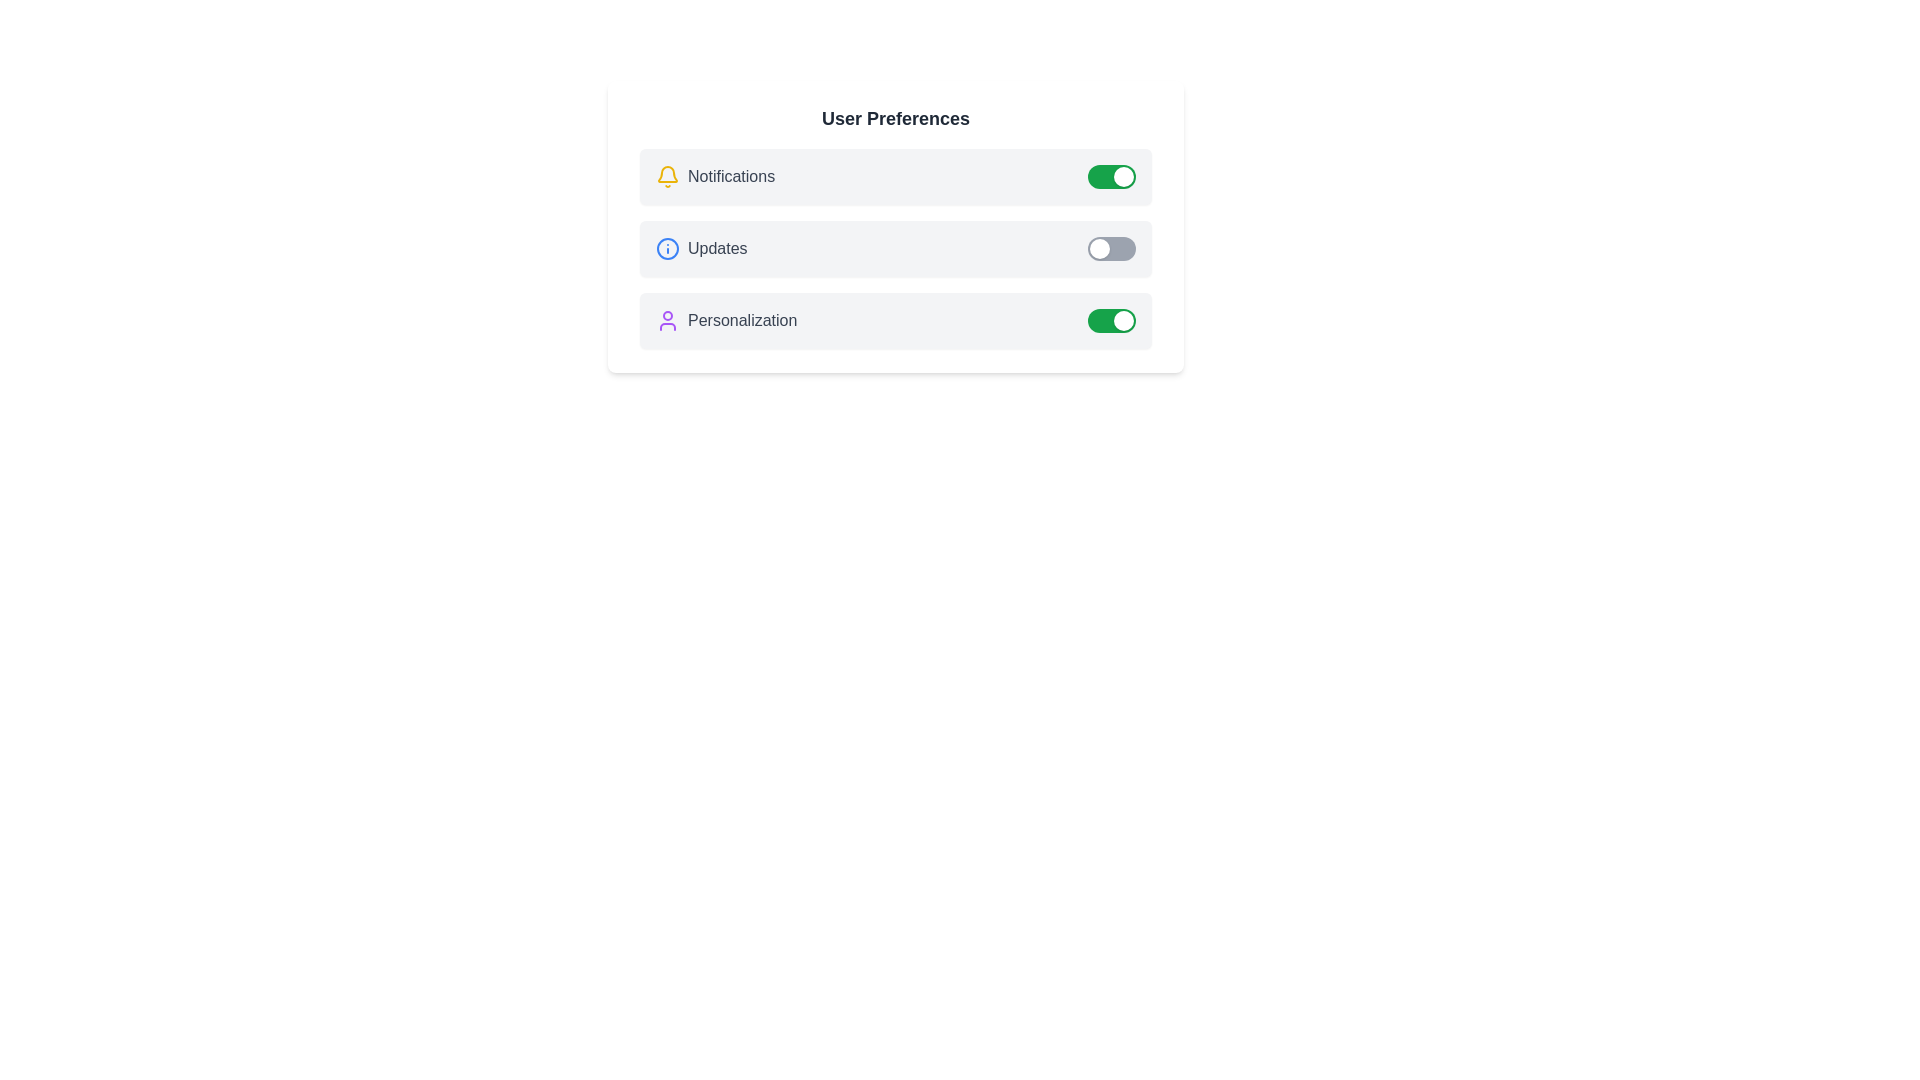 This screenshot has width=1920, height=1080. Describe the element at coordinates (667, 319) in the screenshot. I see `the icon representing Personalization` at that location.